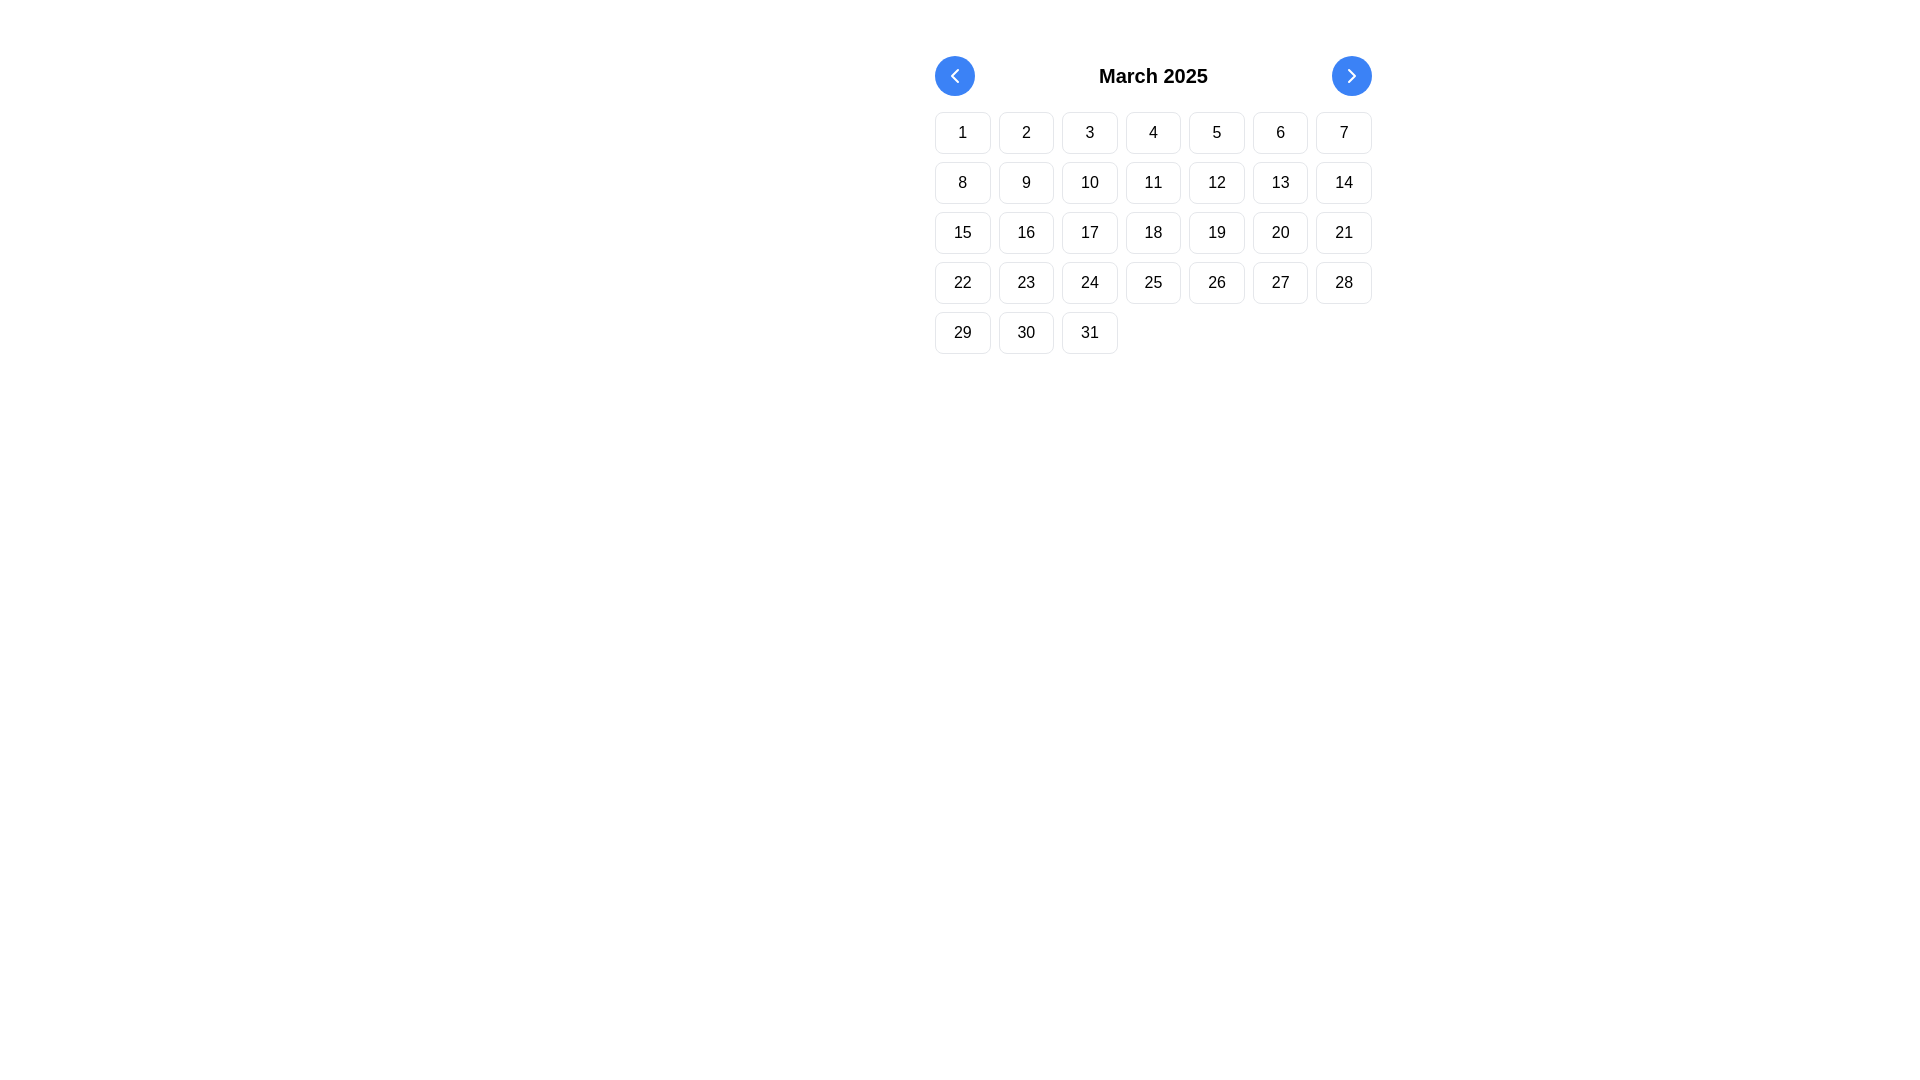  What do you see at coordinates (962, 282) in the screenshot?
I see `the square button marked with '22' in the calendar grid for March 2025` at bounding box center [962, 282].